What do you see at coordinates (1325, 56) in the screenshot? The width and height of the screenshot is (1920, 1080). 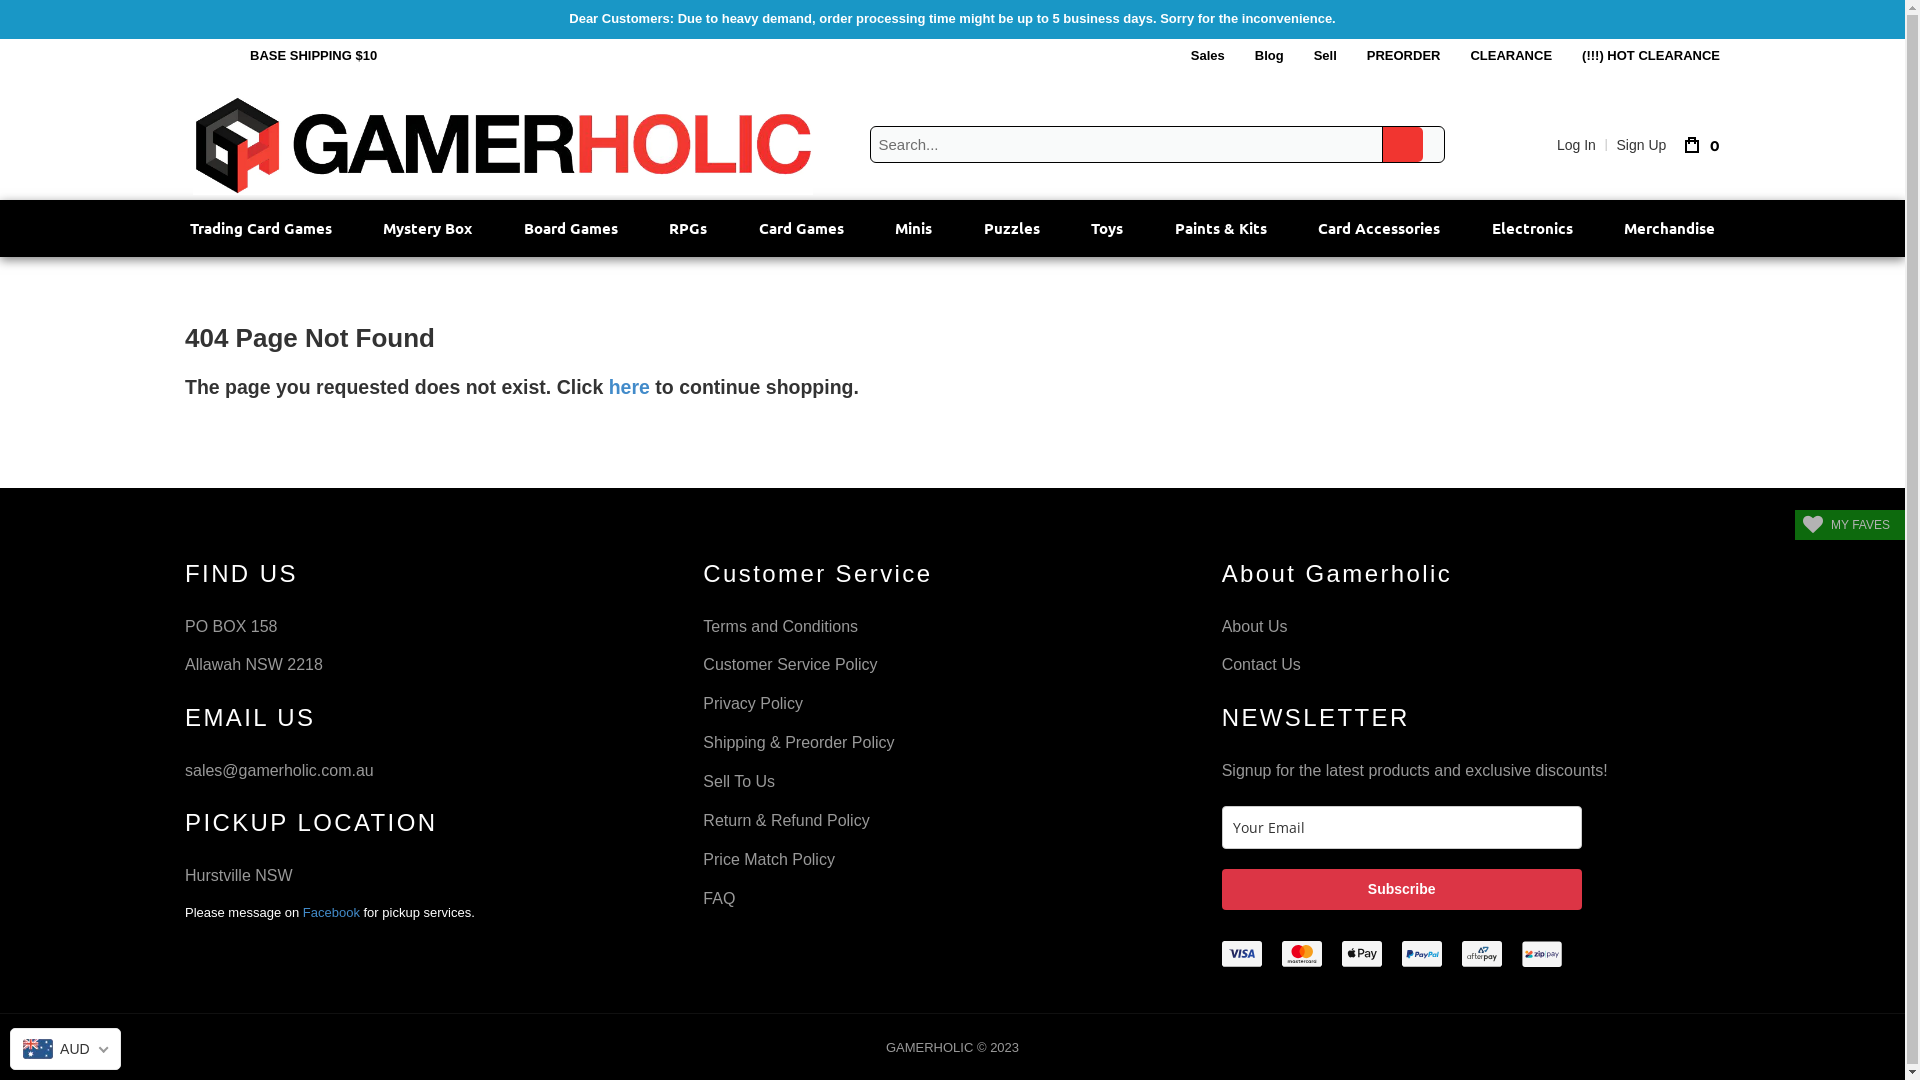 I see `'Sell'` at bounding box center [1325, 56].